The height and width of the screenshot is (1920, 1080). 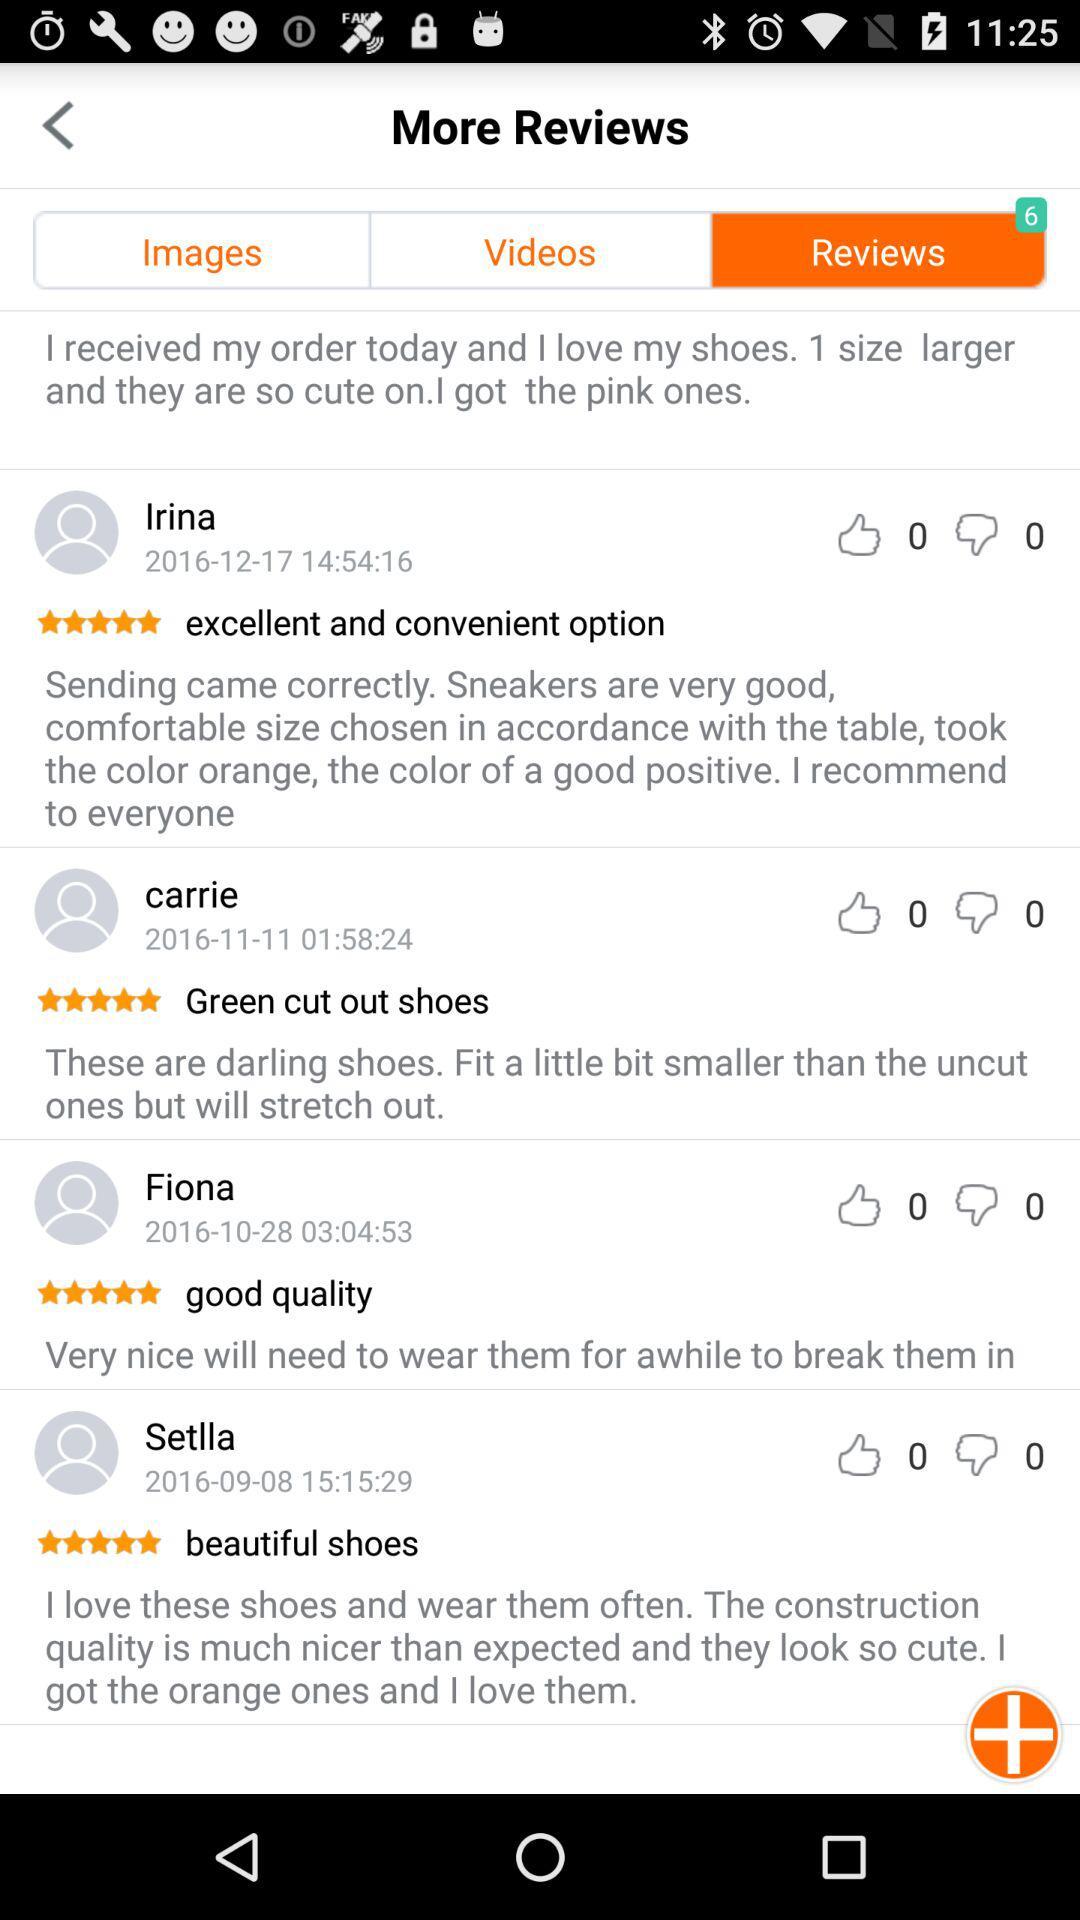 What do you see at coordinates (202, 249) in the screenshot?
I see `images icon` at bounding box center [202, 249].